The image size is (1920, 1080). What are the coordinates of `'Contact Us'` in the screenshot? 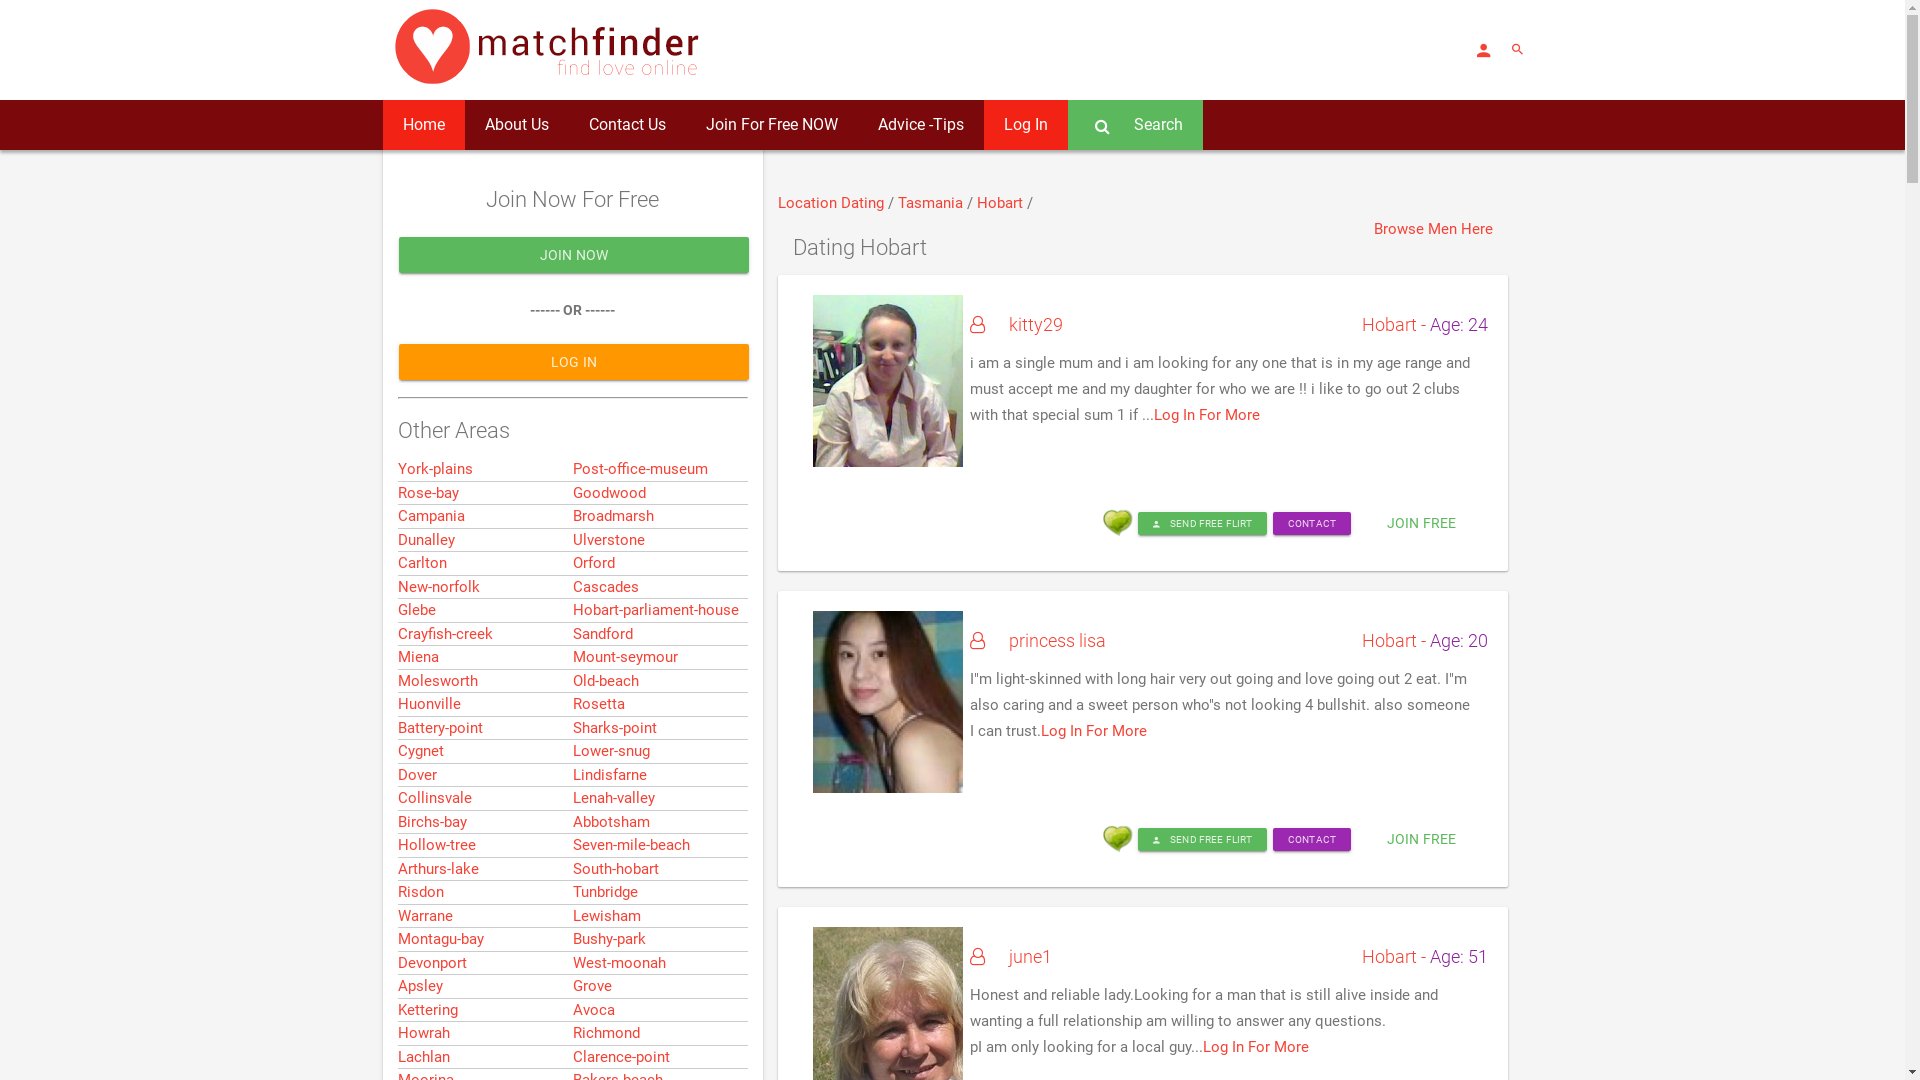 It's located at (625, 124).